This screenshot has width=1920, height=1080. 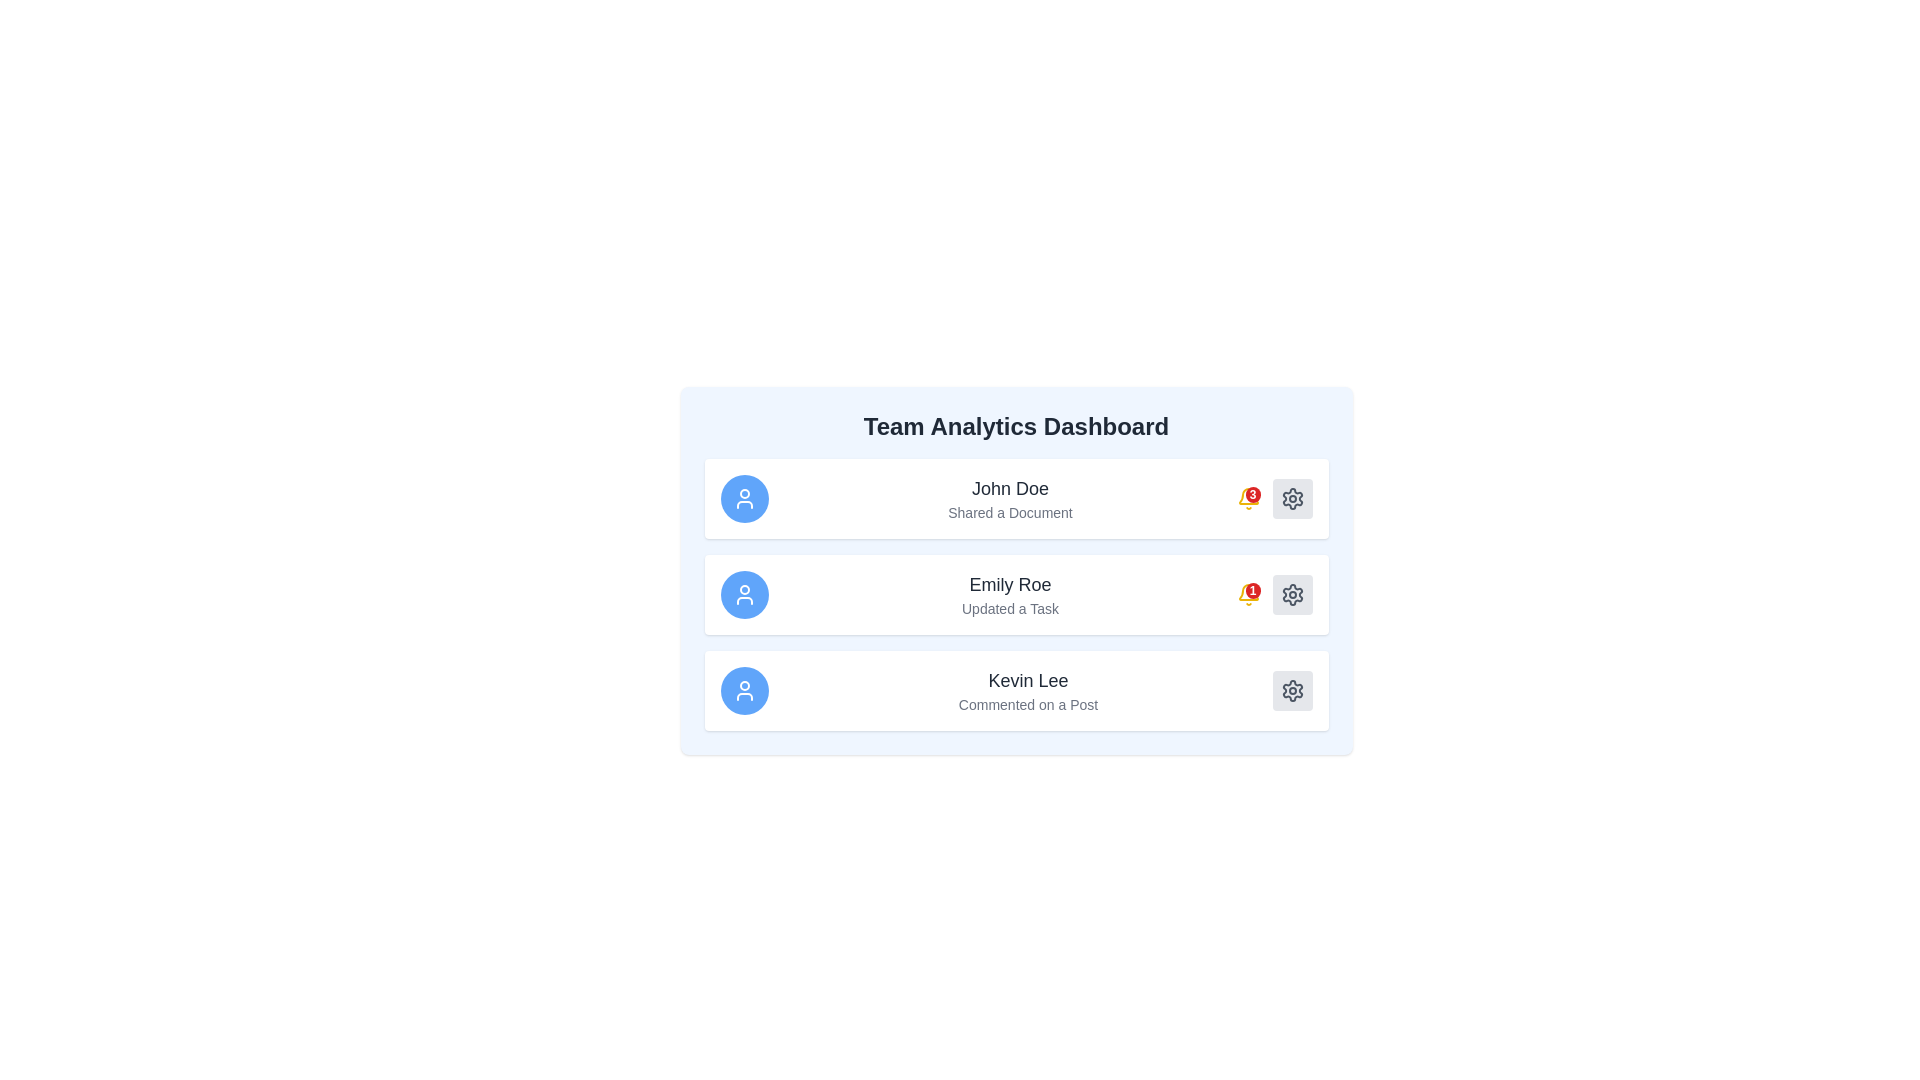 What do you see at coordinates (1028, 689) in the screenshot?
I see `the notification list item that displays a comment from 'Kevin Lee' in the vertical list of notifications on the dashboard` at bounding box center [1028, 689].